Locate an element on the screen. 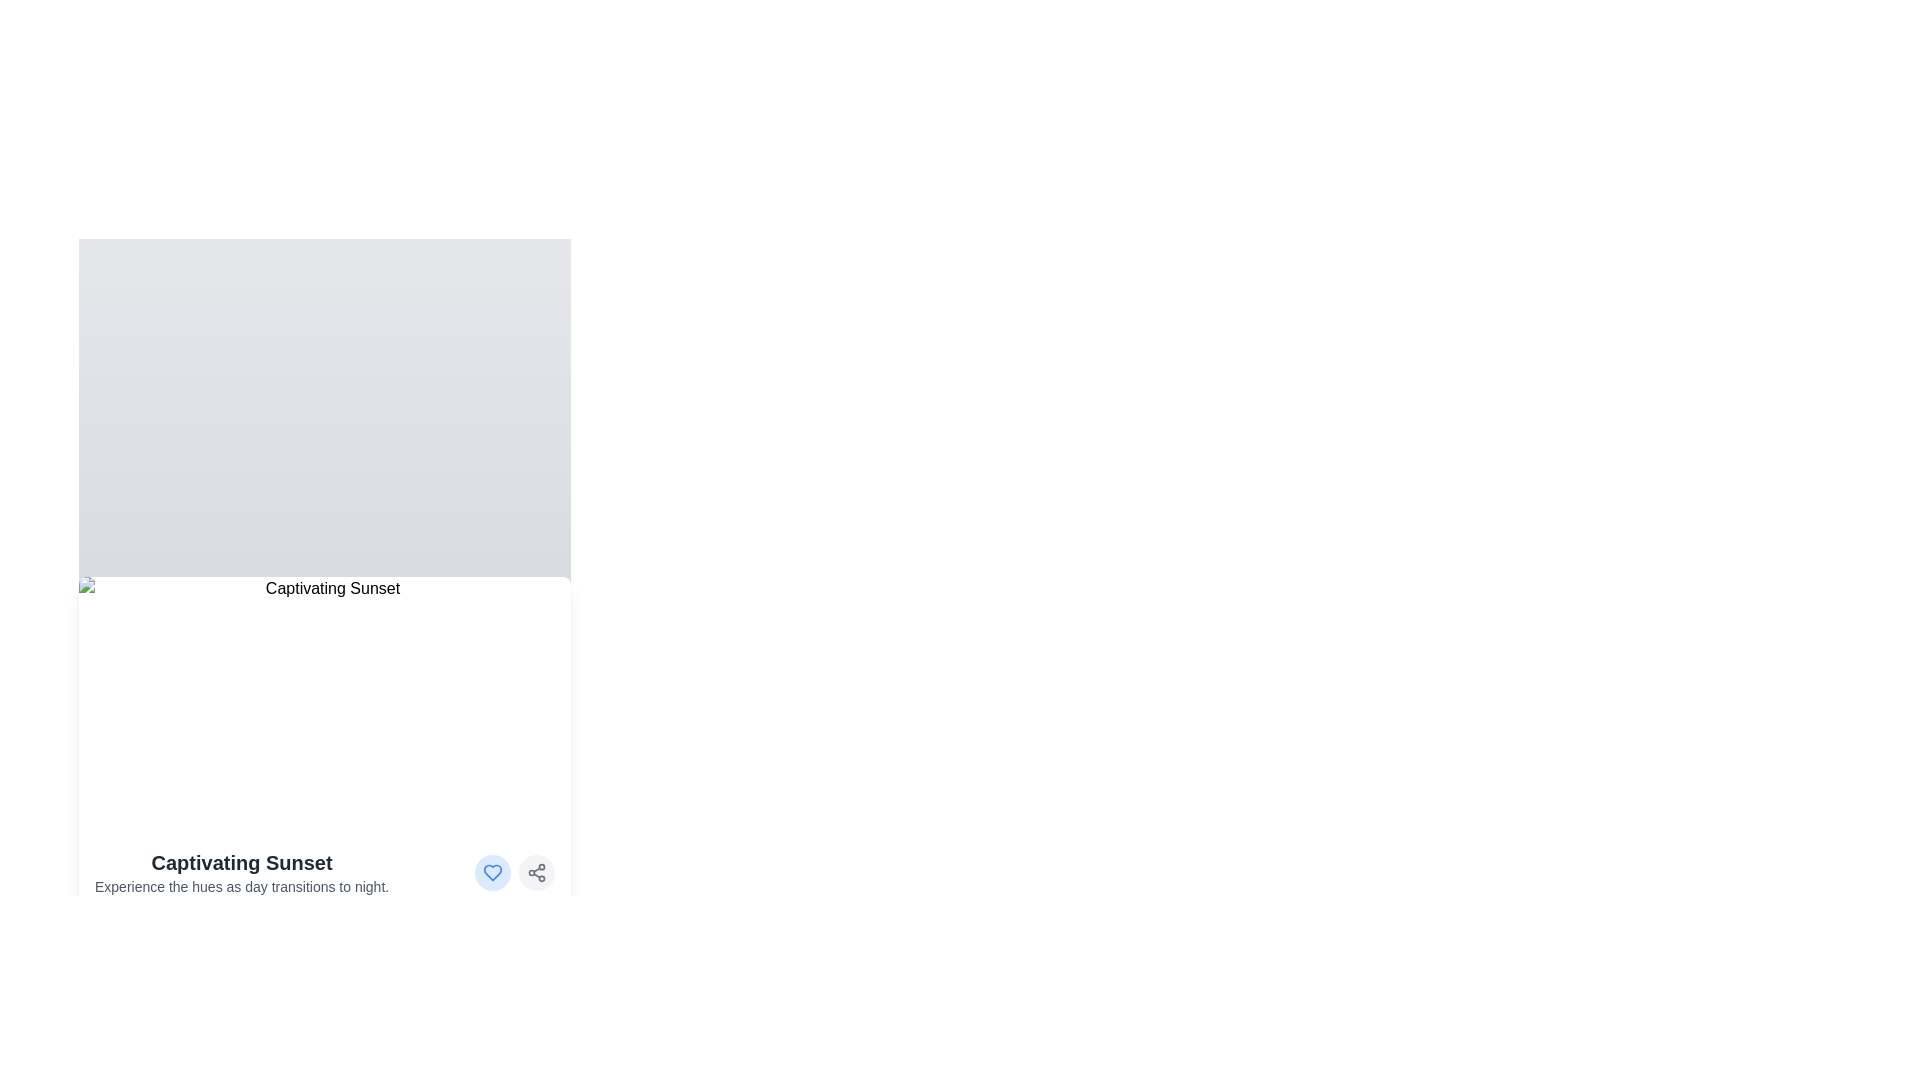 Image resolution: width=1920 pixels, height=1080 pixels. the heart icon located inside a circular button with a light blue background at the bottom right corner of the card displaying 'Captivating Sunset' is located at coordinates (493, 871).